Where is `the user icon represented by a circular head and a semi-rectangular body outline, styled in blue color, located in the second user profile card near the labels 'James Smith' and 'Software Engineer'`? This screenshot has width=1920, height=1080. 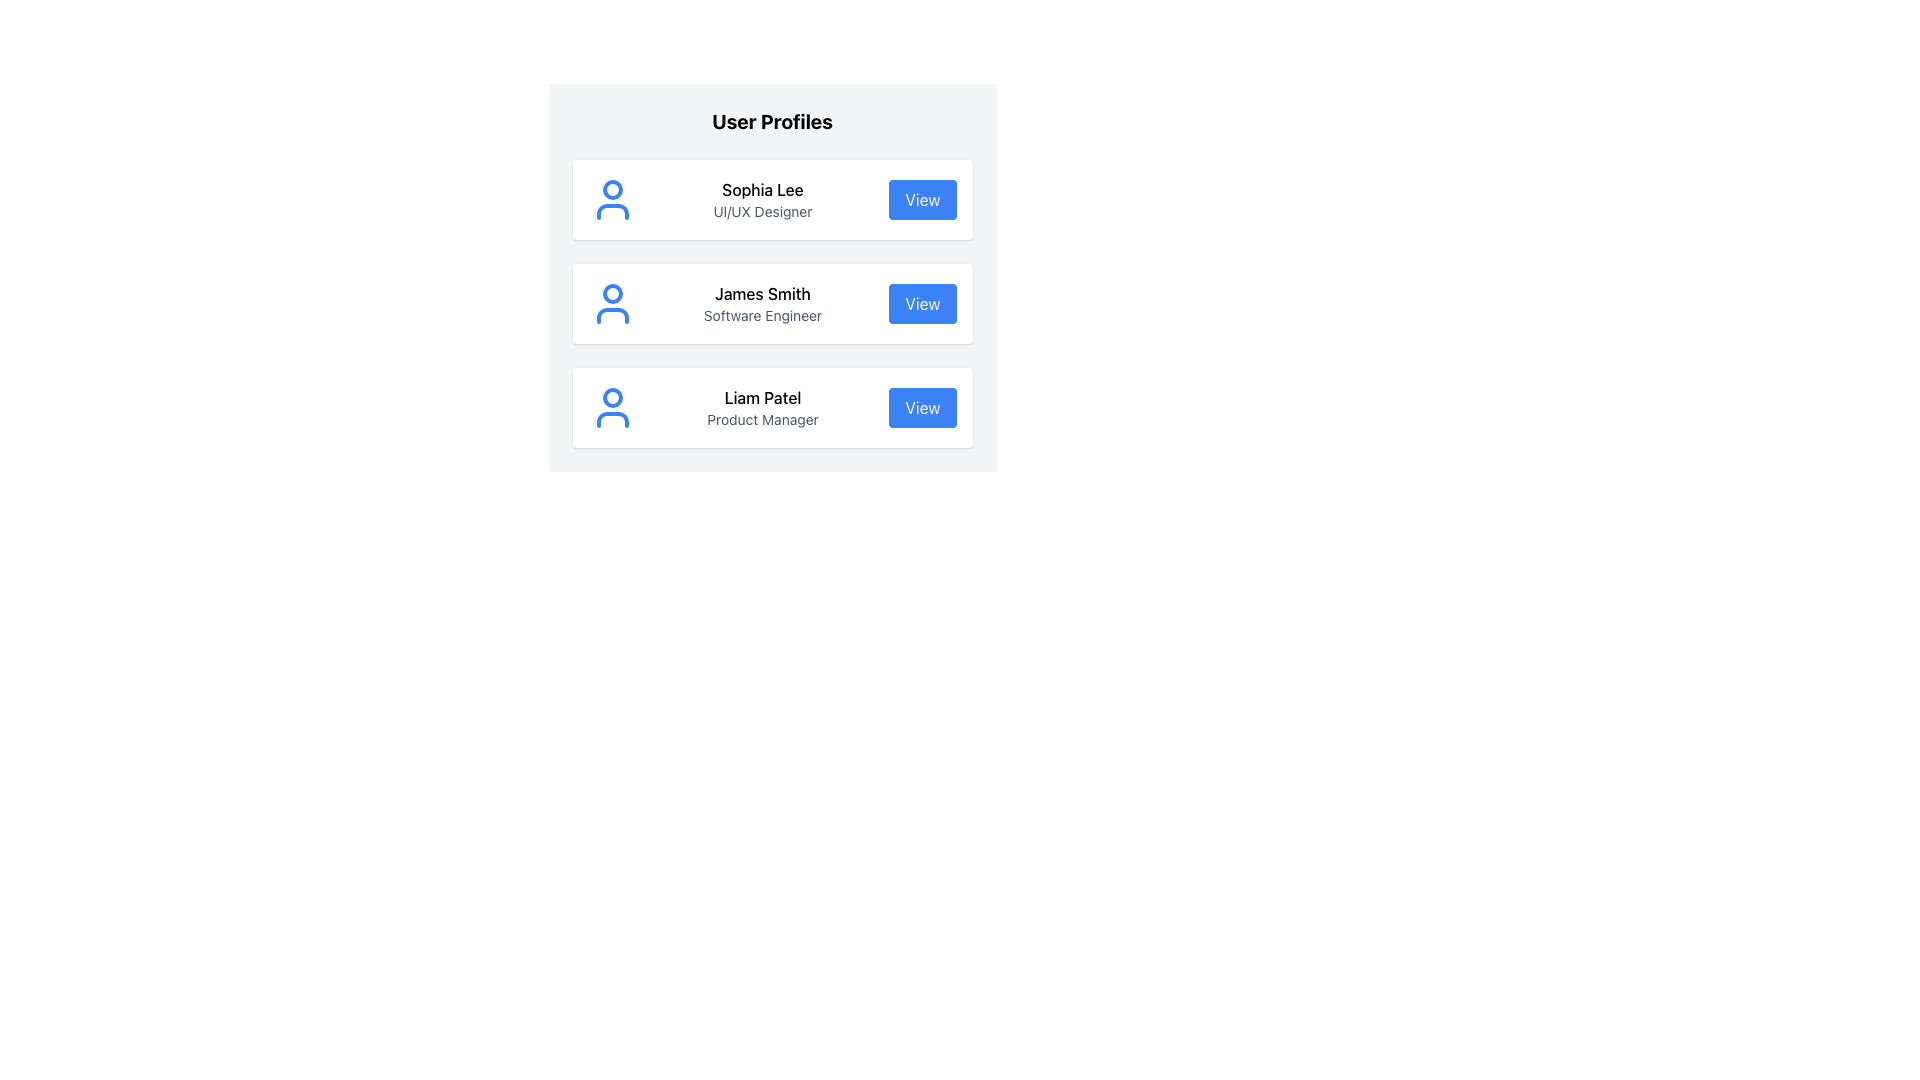 the user icon represented by a circular head and a semi-rectangular body outline, styled in blue color, located in the second user profile card near the labels 'James Smith' and 'Software Engineer' is located at coordinates (611, 304).